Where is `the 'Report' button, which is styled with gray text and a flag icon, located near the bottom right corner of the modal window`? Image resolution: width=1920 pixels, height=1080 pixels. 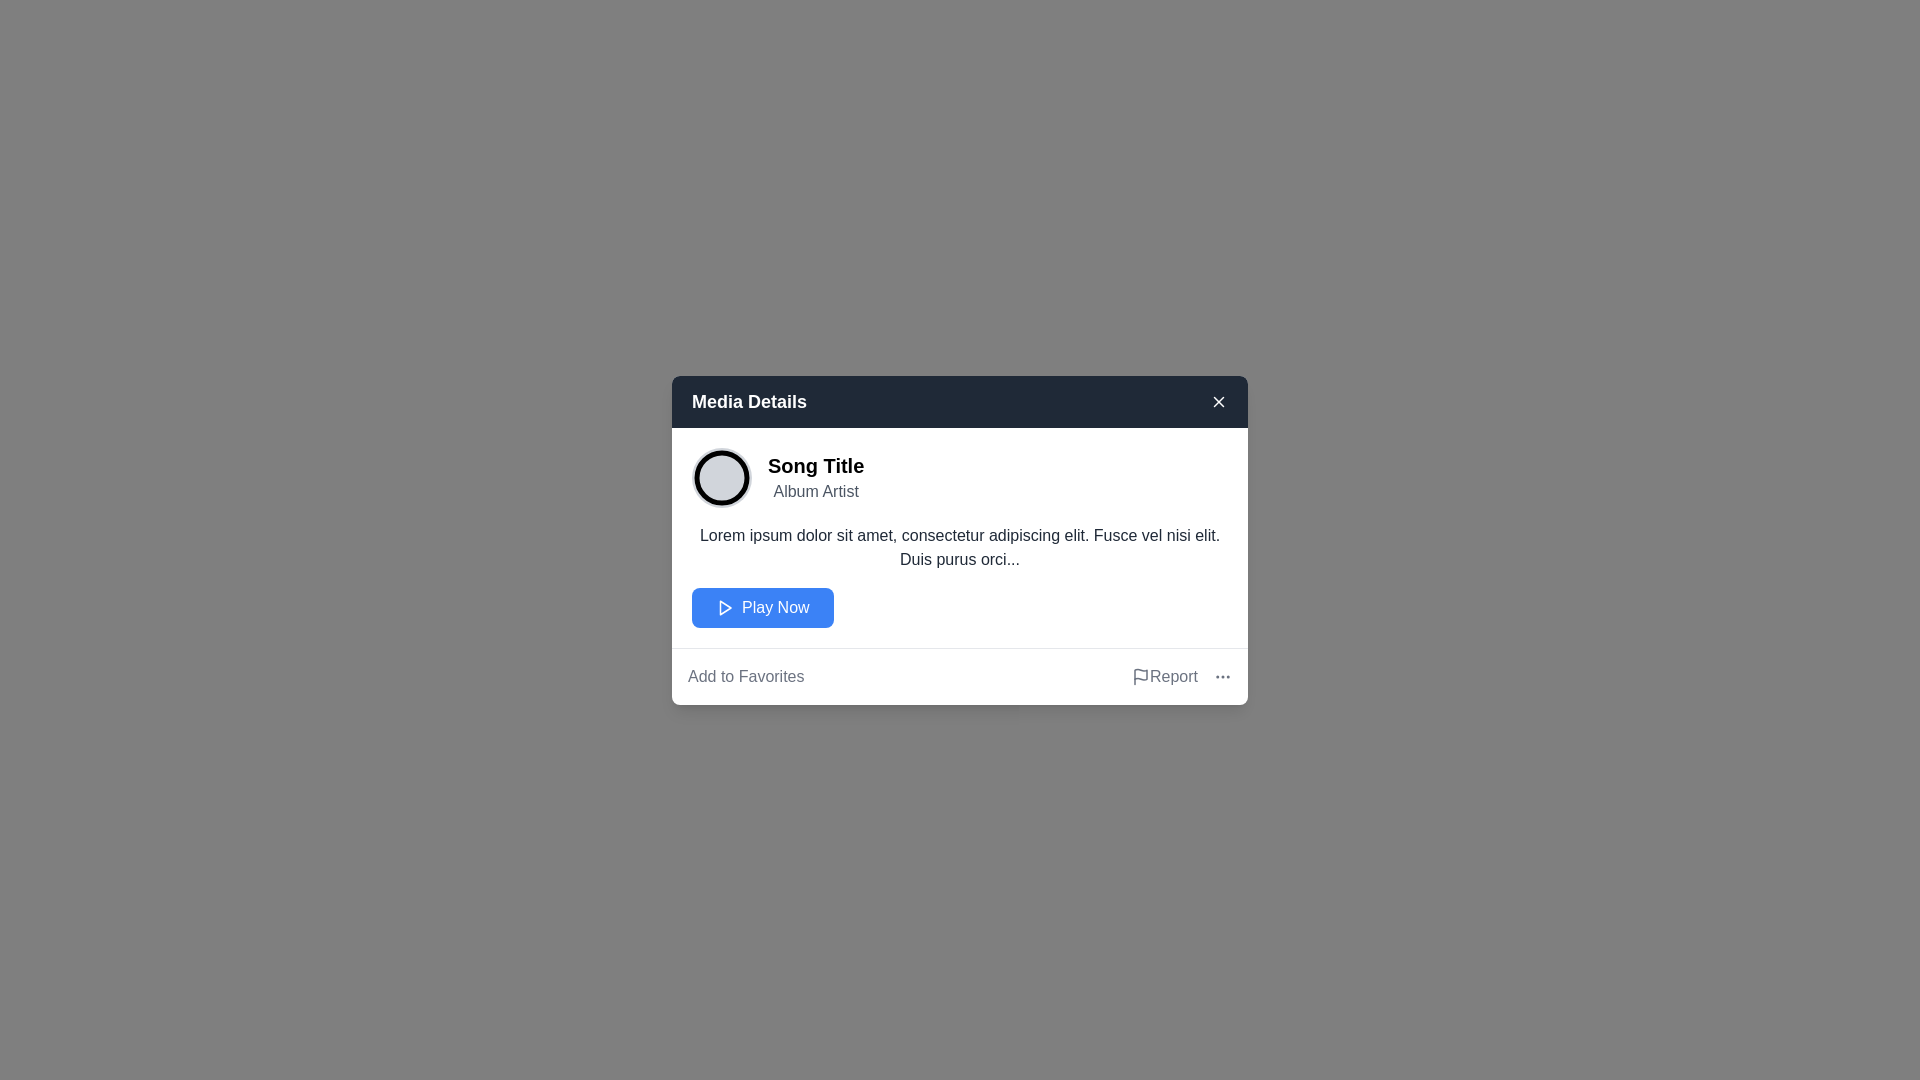 the 'Report' button, which is styled with gray text and a flag icon, located near the bottom right corner of the modal window is located at coordinates (1165, 675).